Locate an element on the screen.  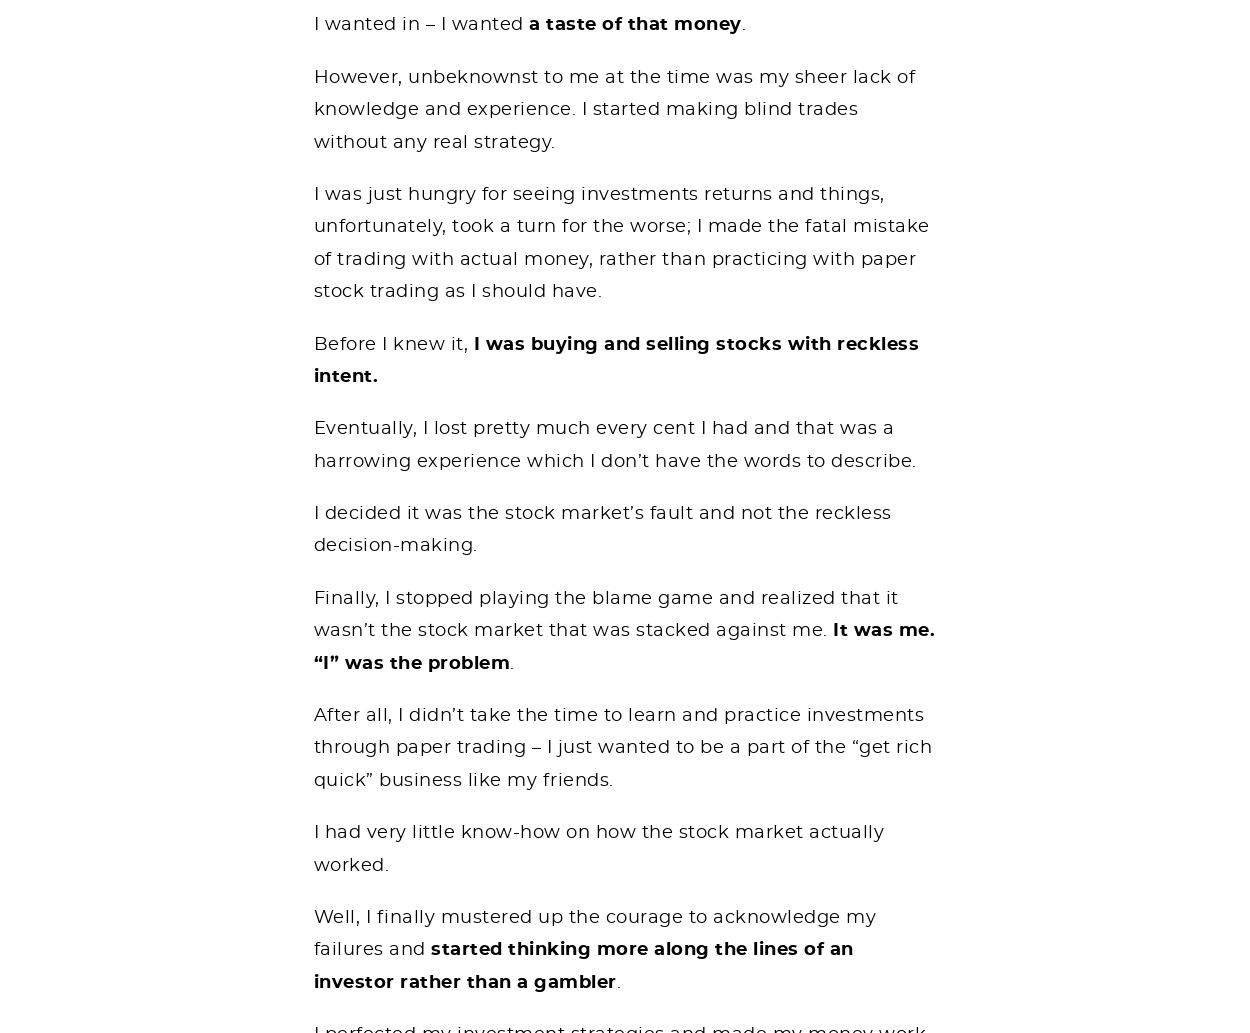
'I was just hungry for seeing investments returns and things, unfortunately, took a turn for the worse; I made the fatal mistake of trading with actual money, rather than practicing with paper stock trading as I should have.' is located at coordinates (620, 241).